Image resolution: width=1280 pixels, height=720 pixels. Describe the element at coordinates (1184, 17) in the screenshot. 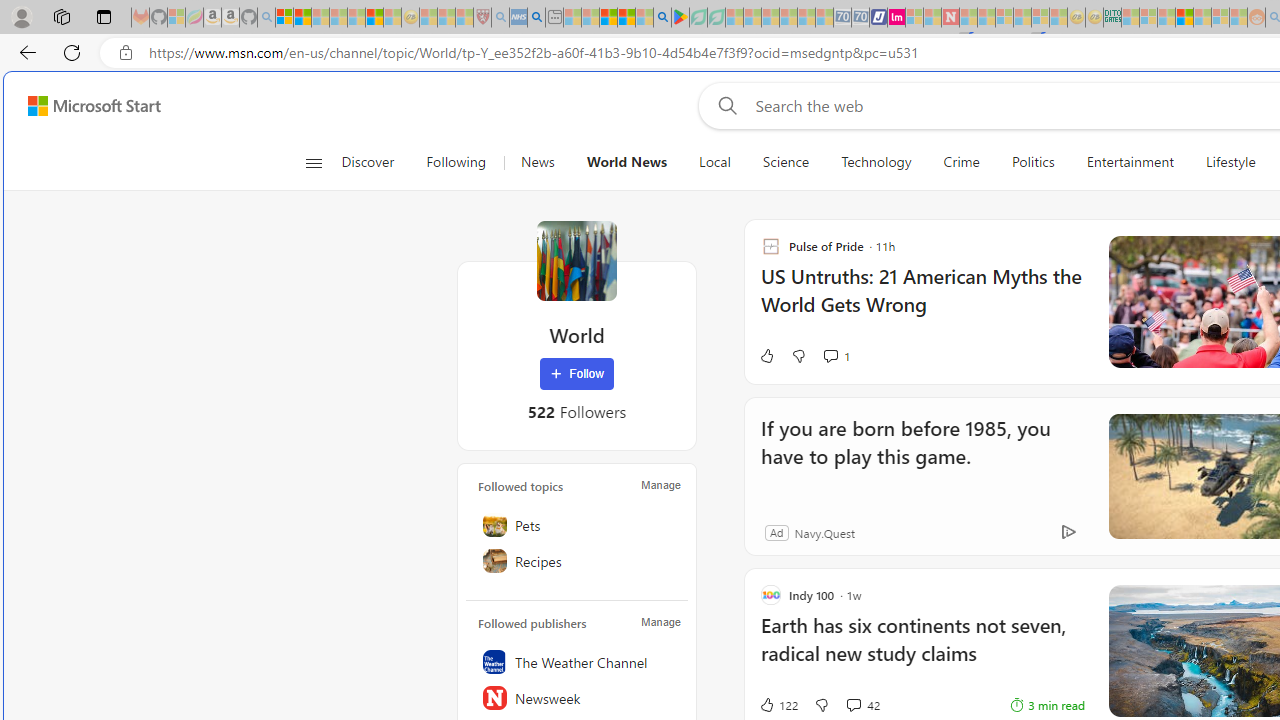

I see `'Expert Portfolios'` at that location.